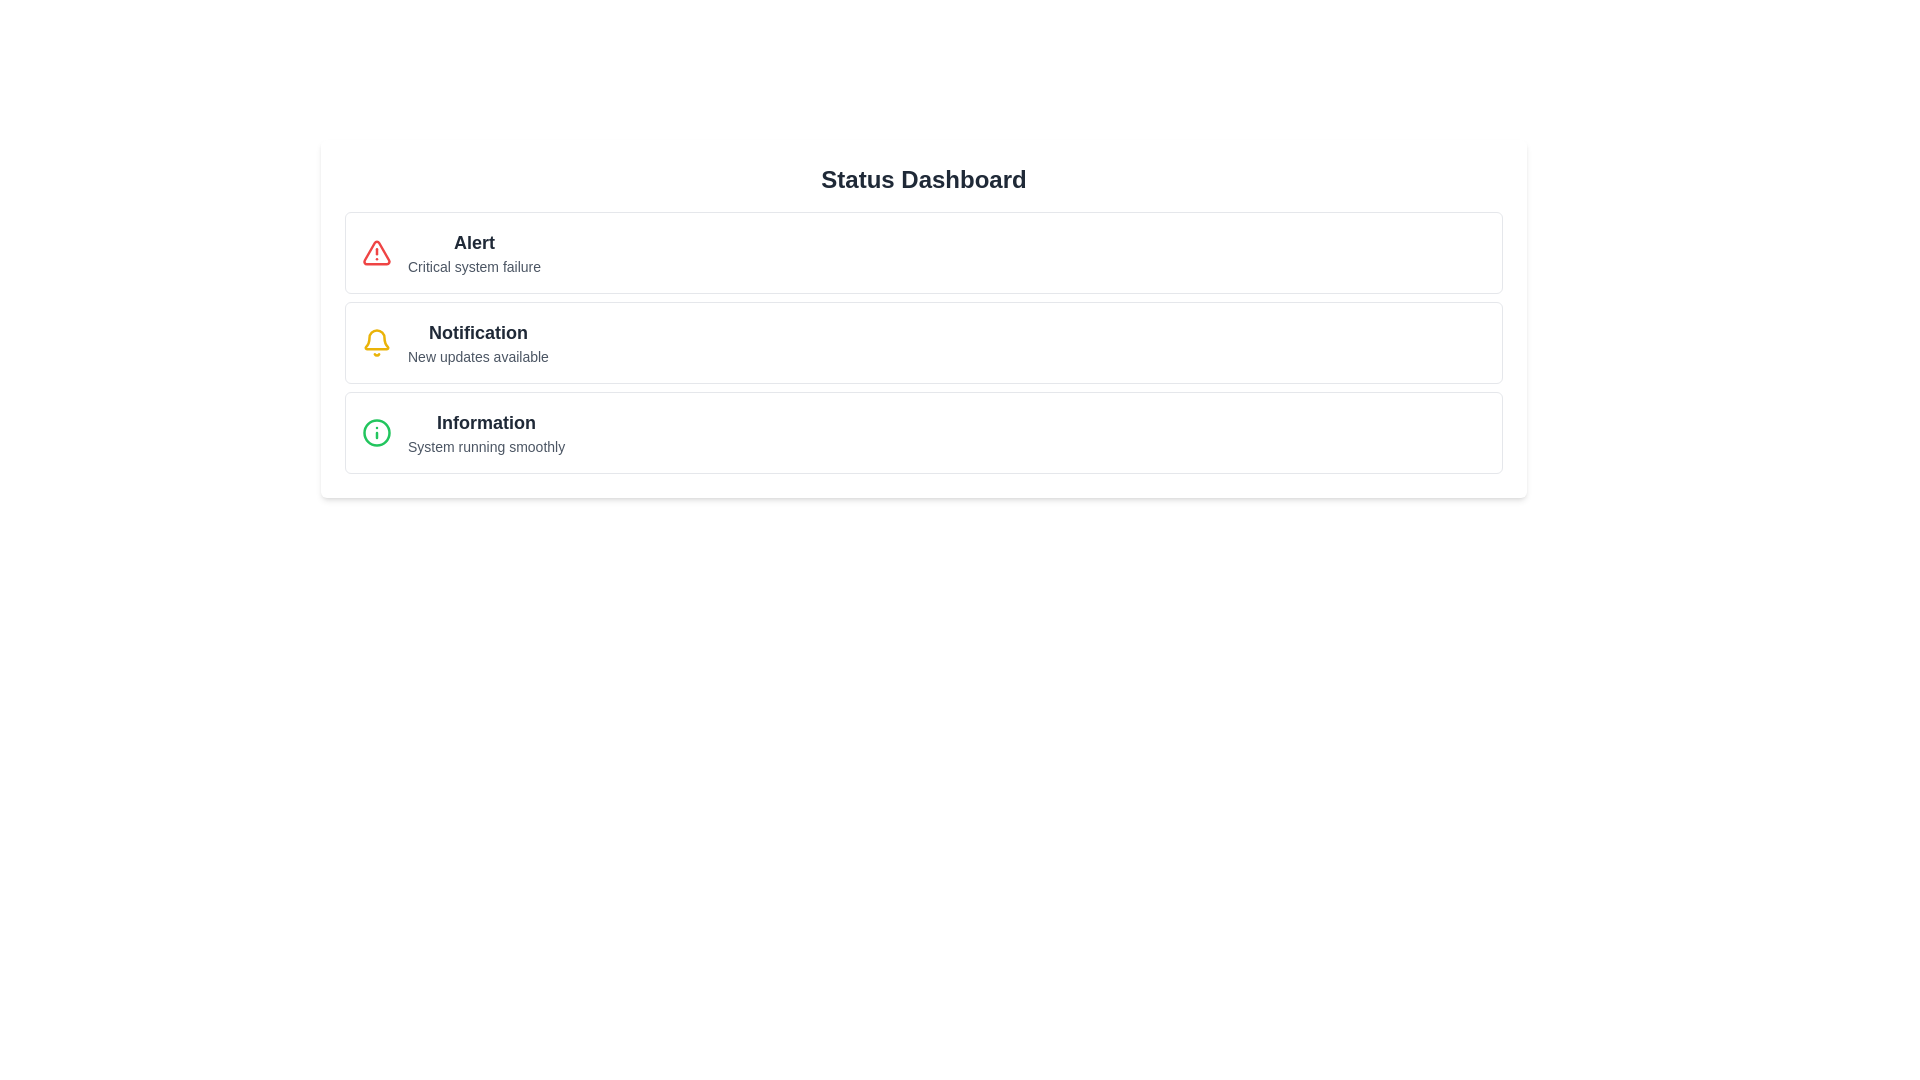  I want to click on text content of the notification card displaying 'Information' and 'System running smoothly', located under the informational icon in the third notification column, so click(486, 431).